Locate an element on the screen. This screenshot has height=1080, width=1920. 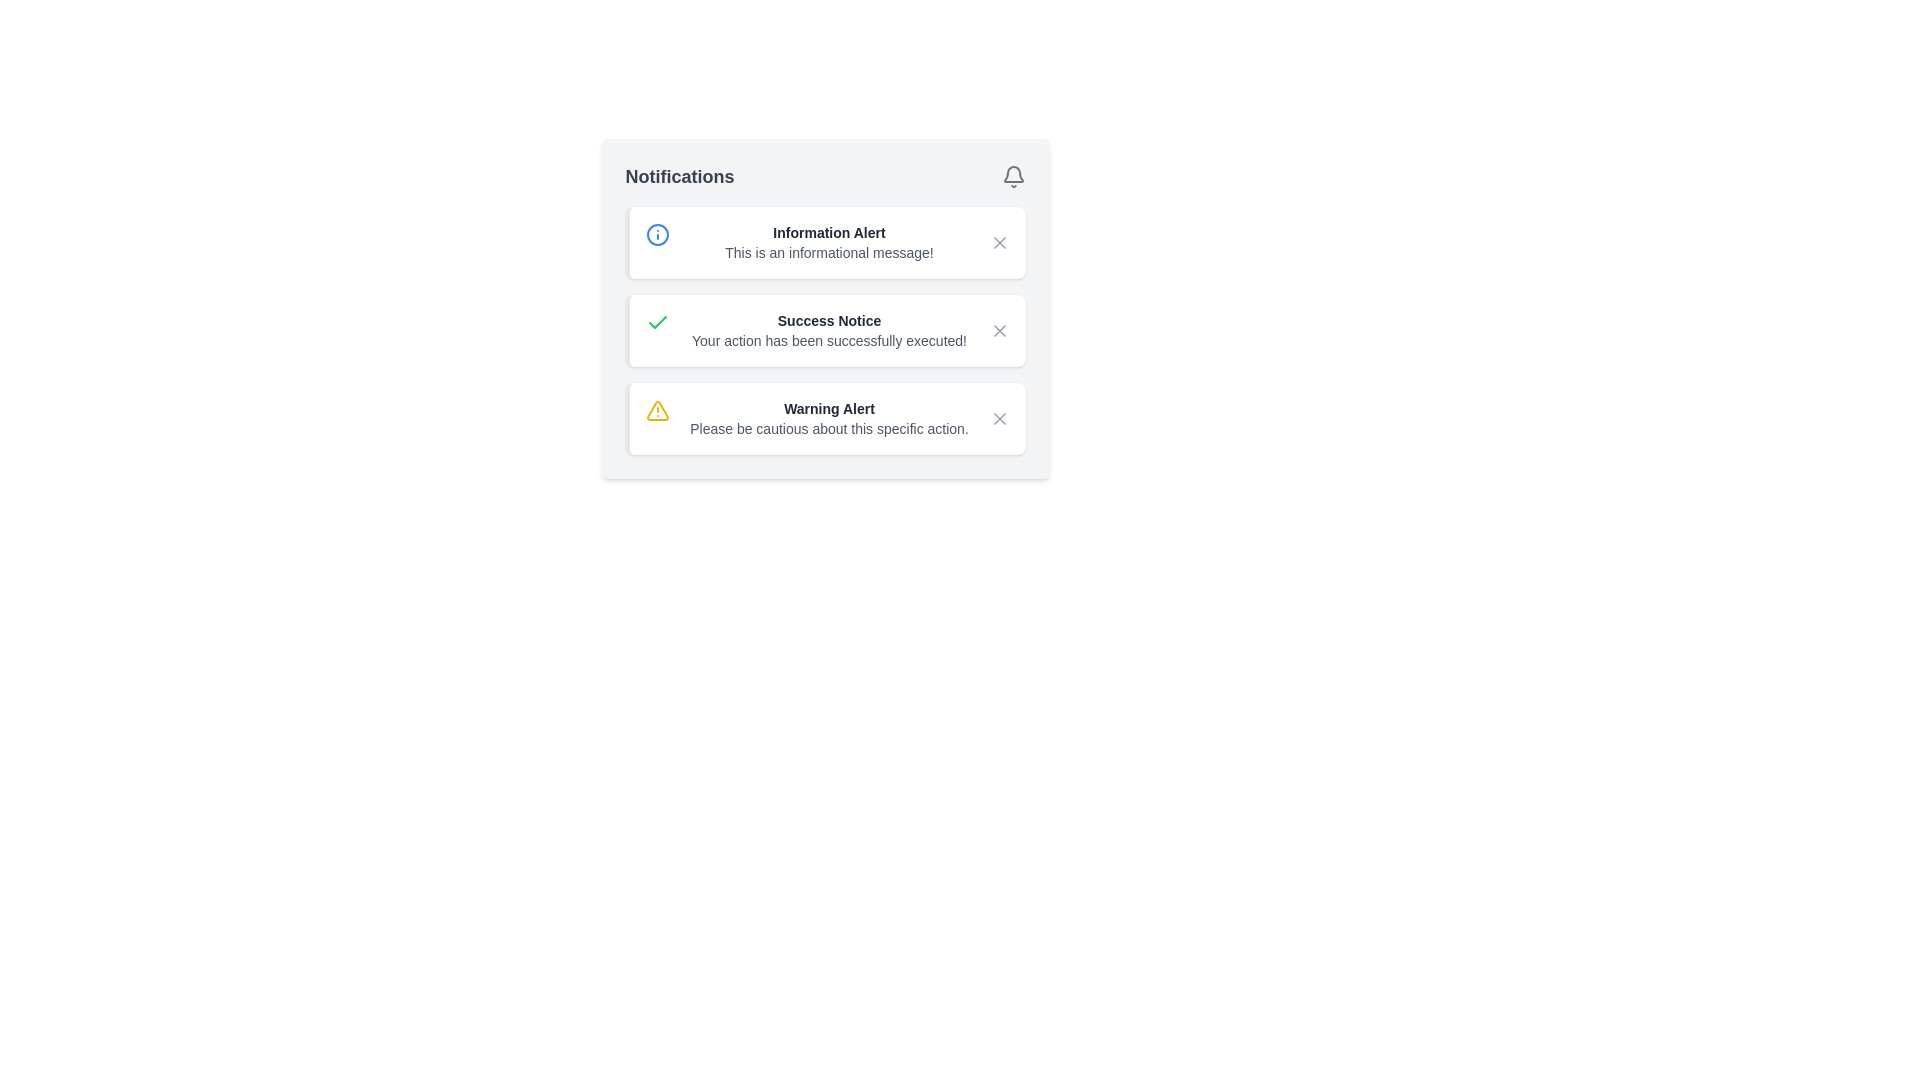
the Text Label that serves as the title for the 'Warning Alert' notification, which is located at the top of the notification box is located at coordinates (829, 407).